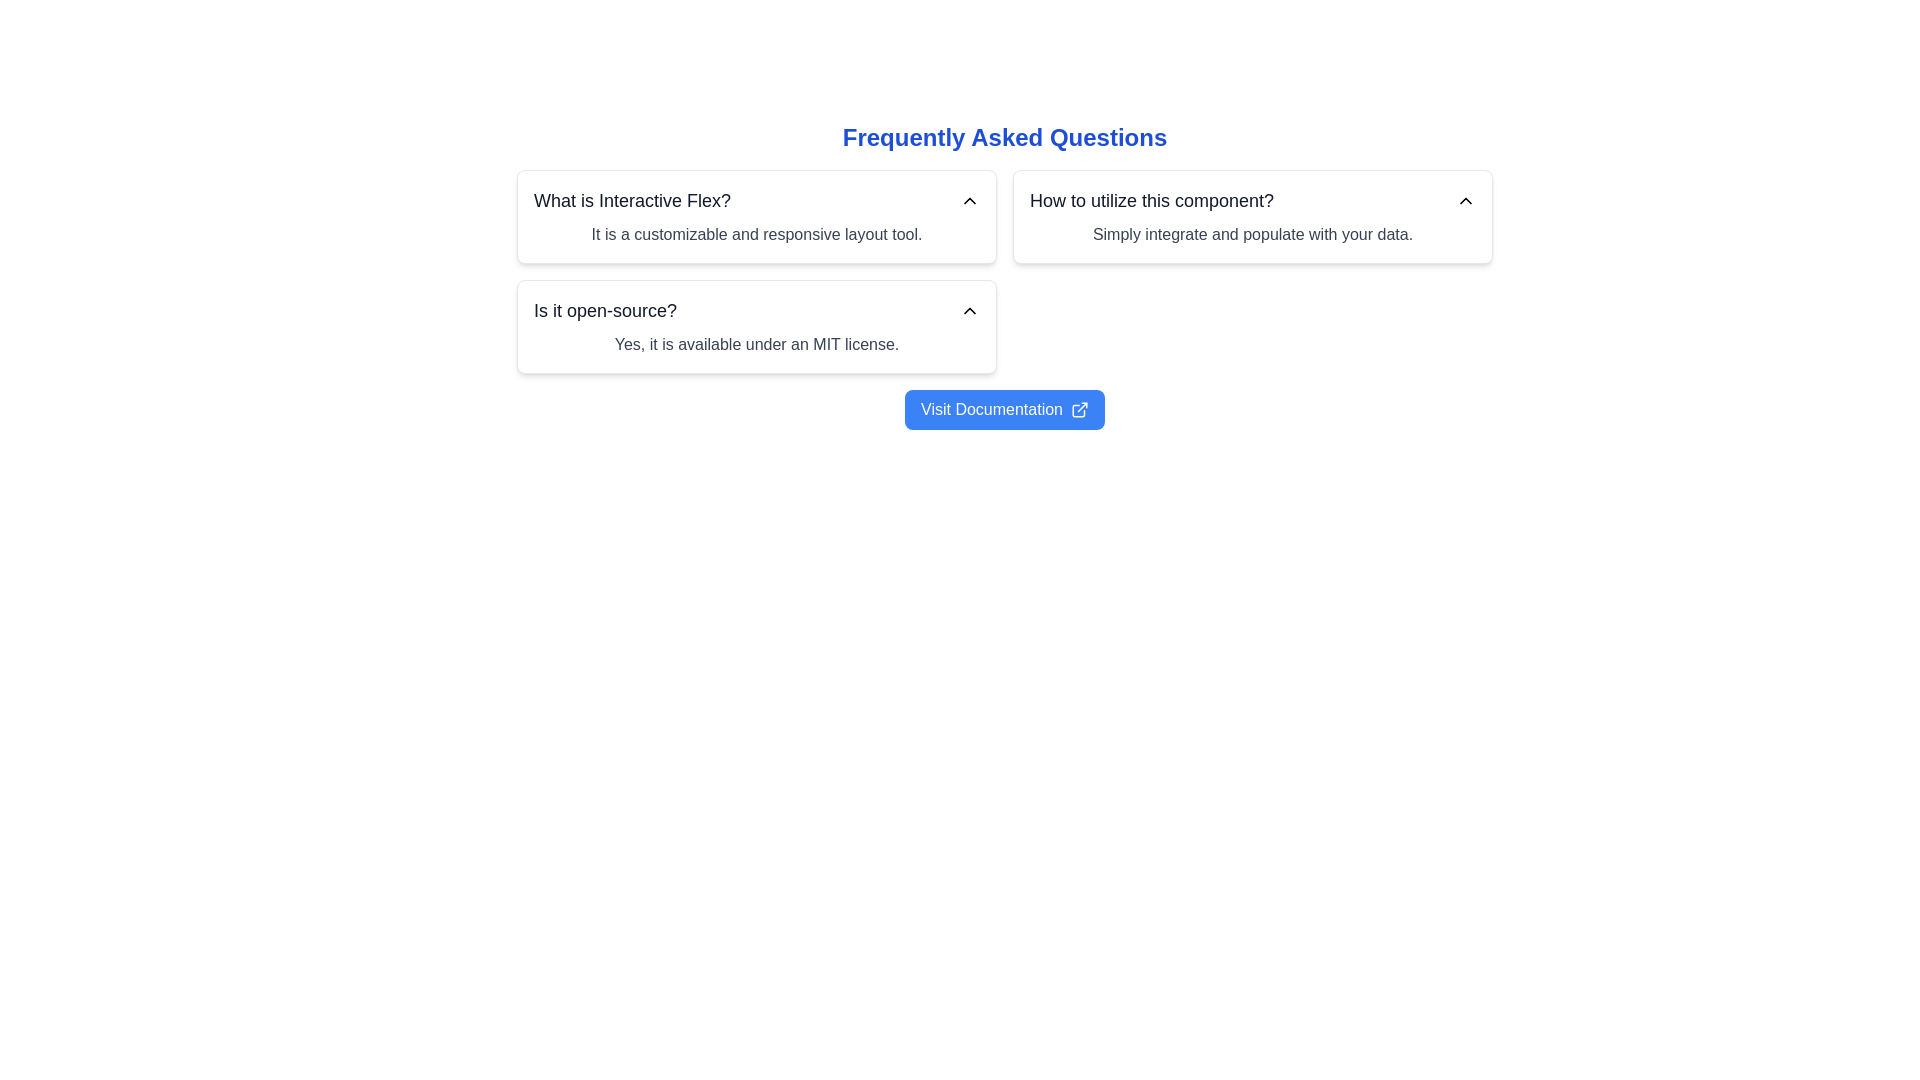  What do you see at coordinates (1004, 408) in the screenshot?
I see `the button that directs users to the documentation in the Frequently Asked Questions section` at bounding box center [1004, 408].